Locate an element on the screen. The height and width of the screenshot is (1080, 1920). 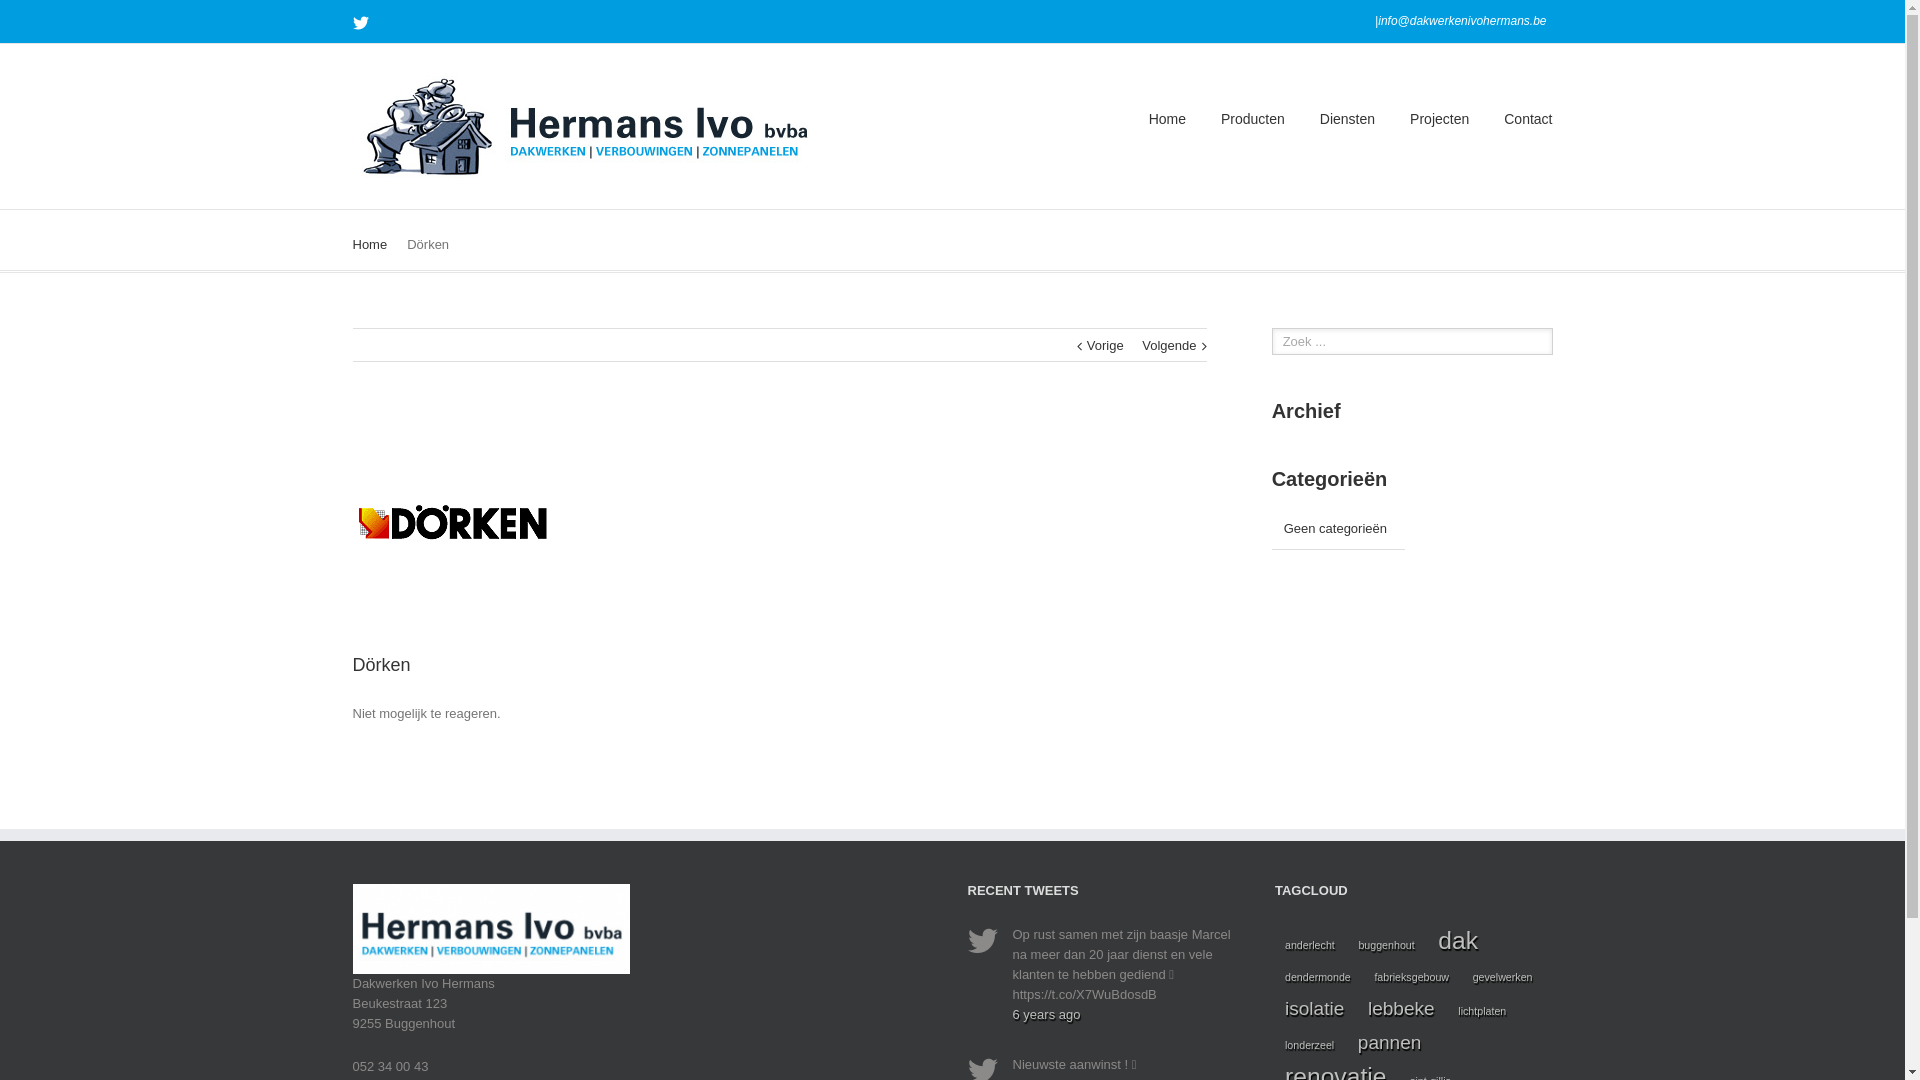
'lebbeke' is located at coordinates (1400, 1009).